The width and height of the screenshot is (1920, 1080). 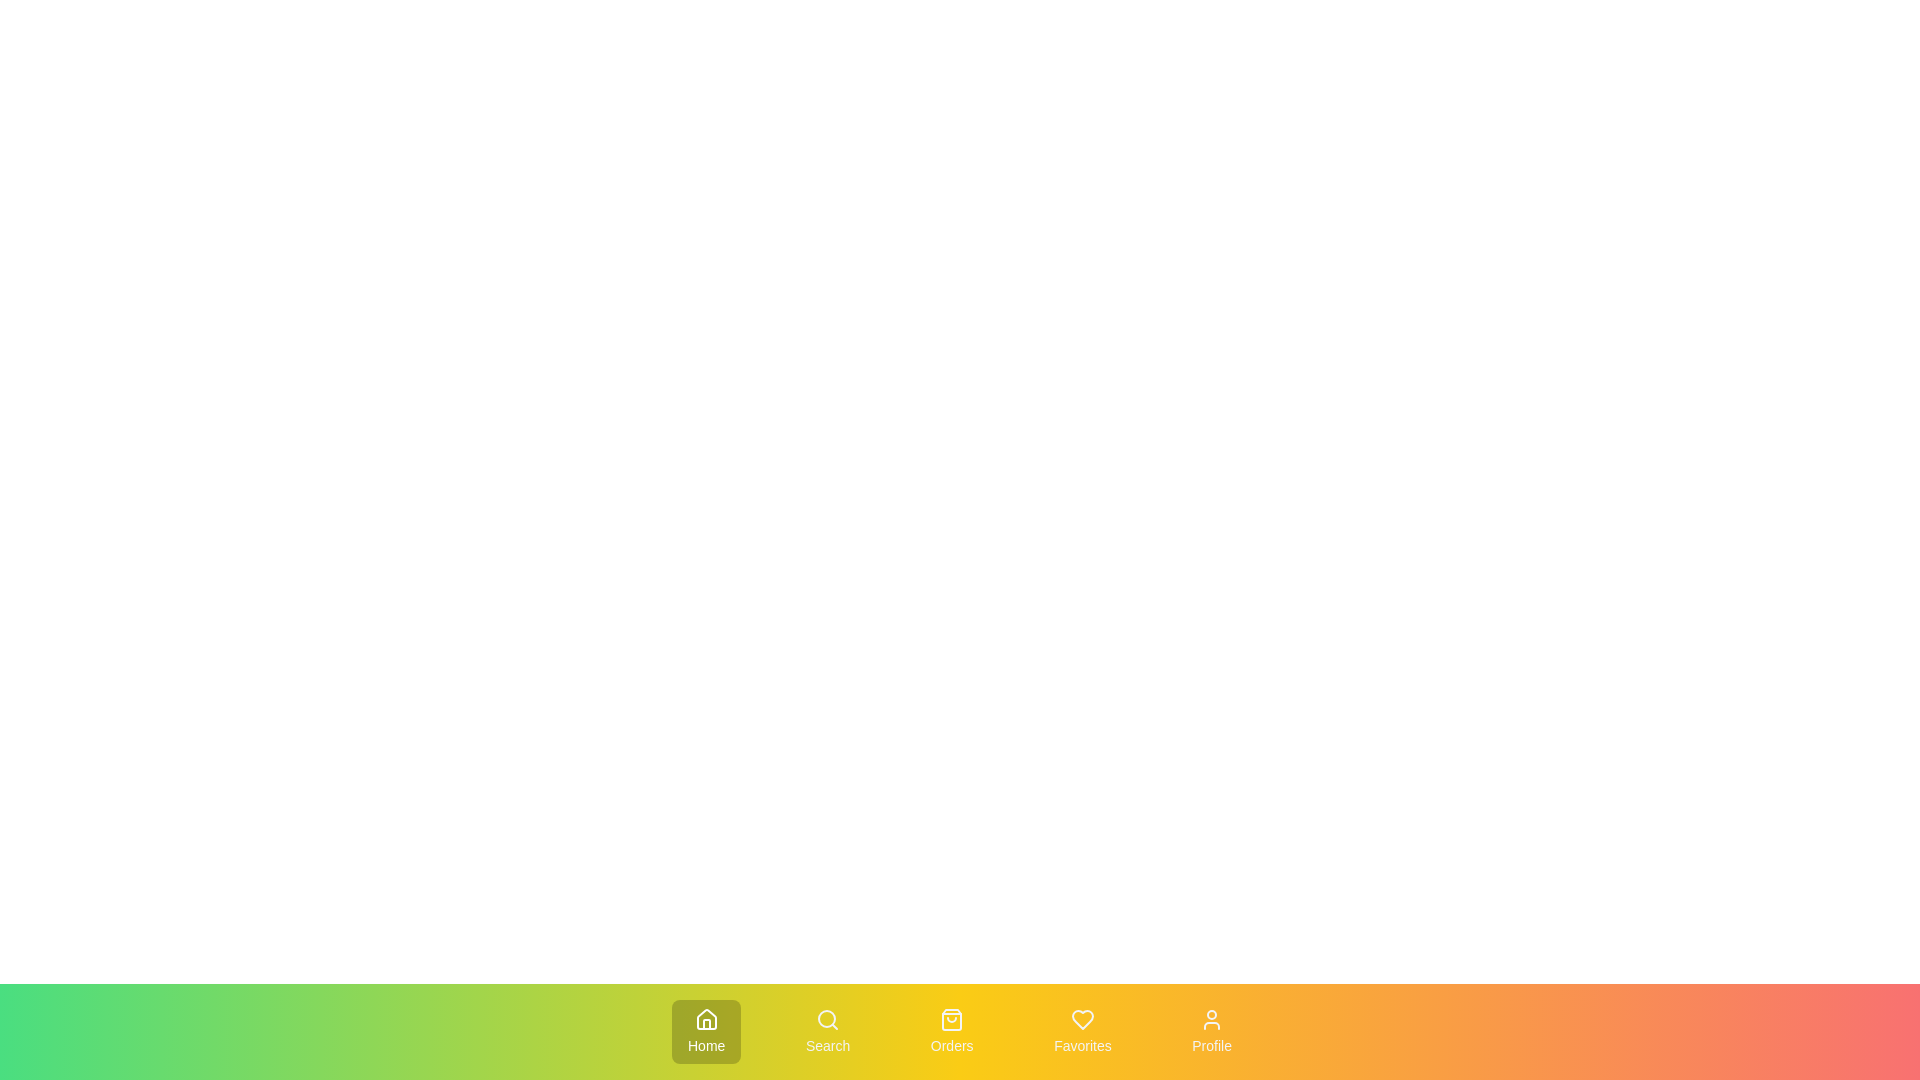 I want to click on the Orders tab to observe the hover effect, so click(x=951, y=1032).